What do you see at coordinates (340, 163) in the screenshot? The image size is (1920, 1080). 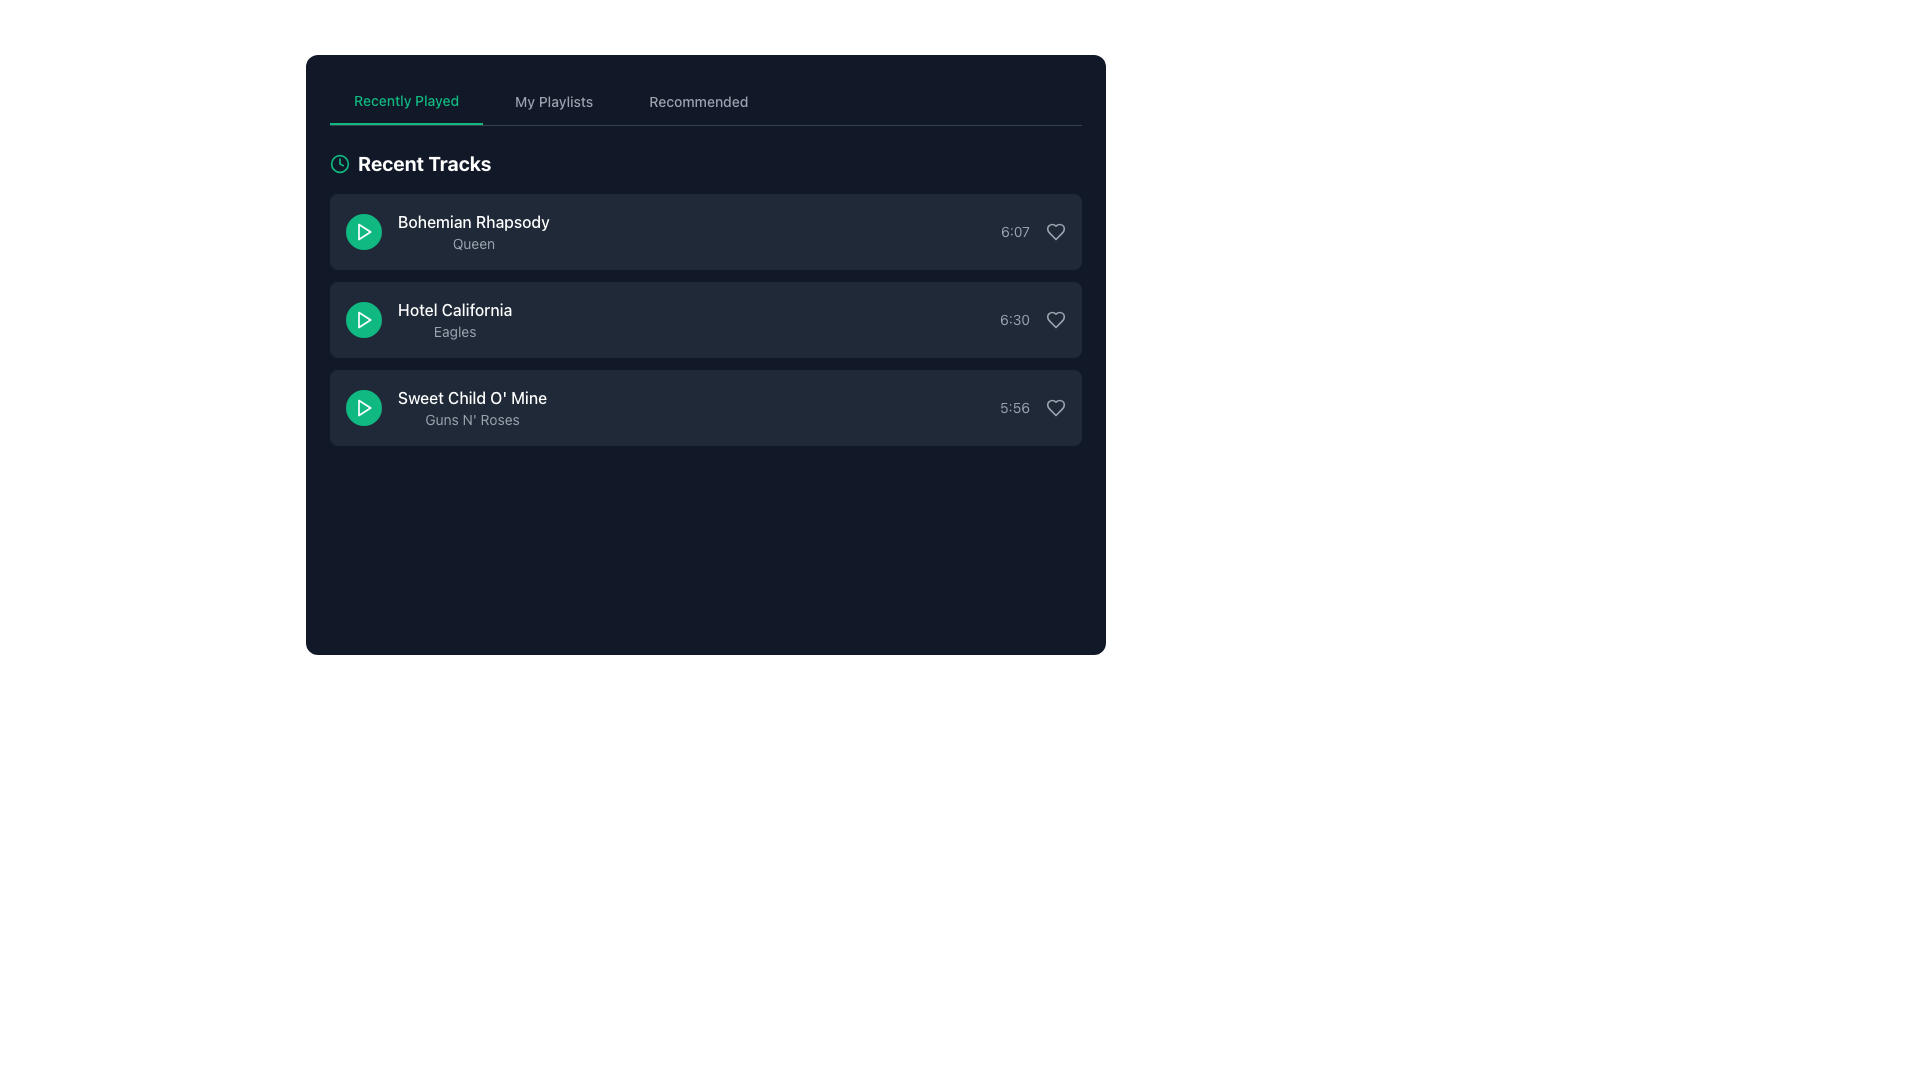 I see `the SVG circle graphic with a green border, which is centered within the clock icon, located near the top-left corner of the interface adjacent to the heading 'Recent Tracks'` at bounding box center [340, 163].